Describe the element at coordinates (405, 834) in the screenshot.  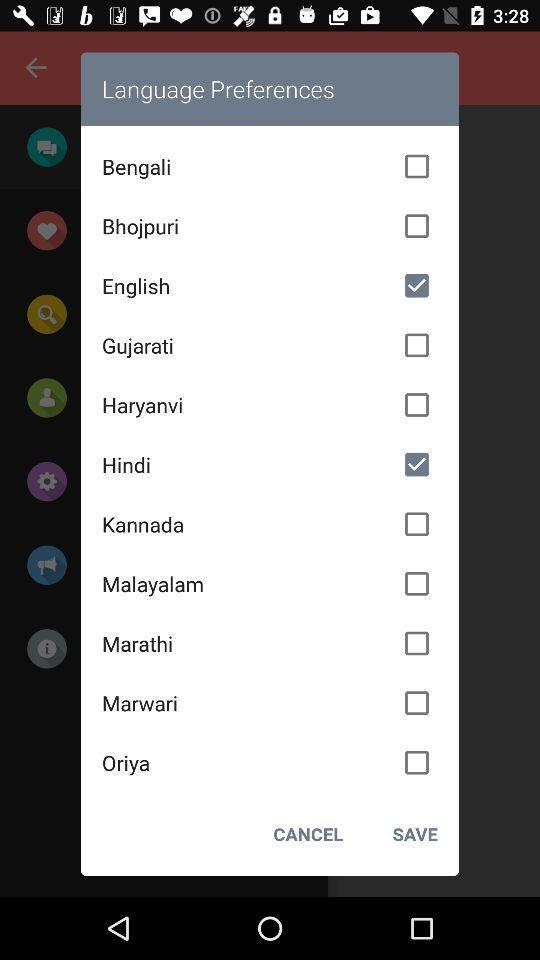
I see `save at the bottom right corner` at that location.